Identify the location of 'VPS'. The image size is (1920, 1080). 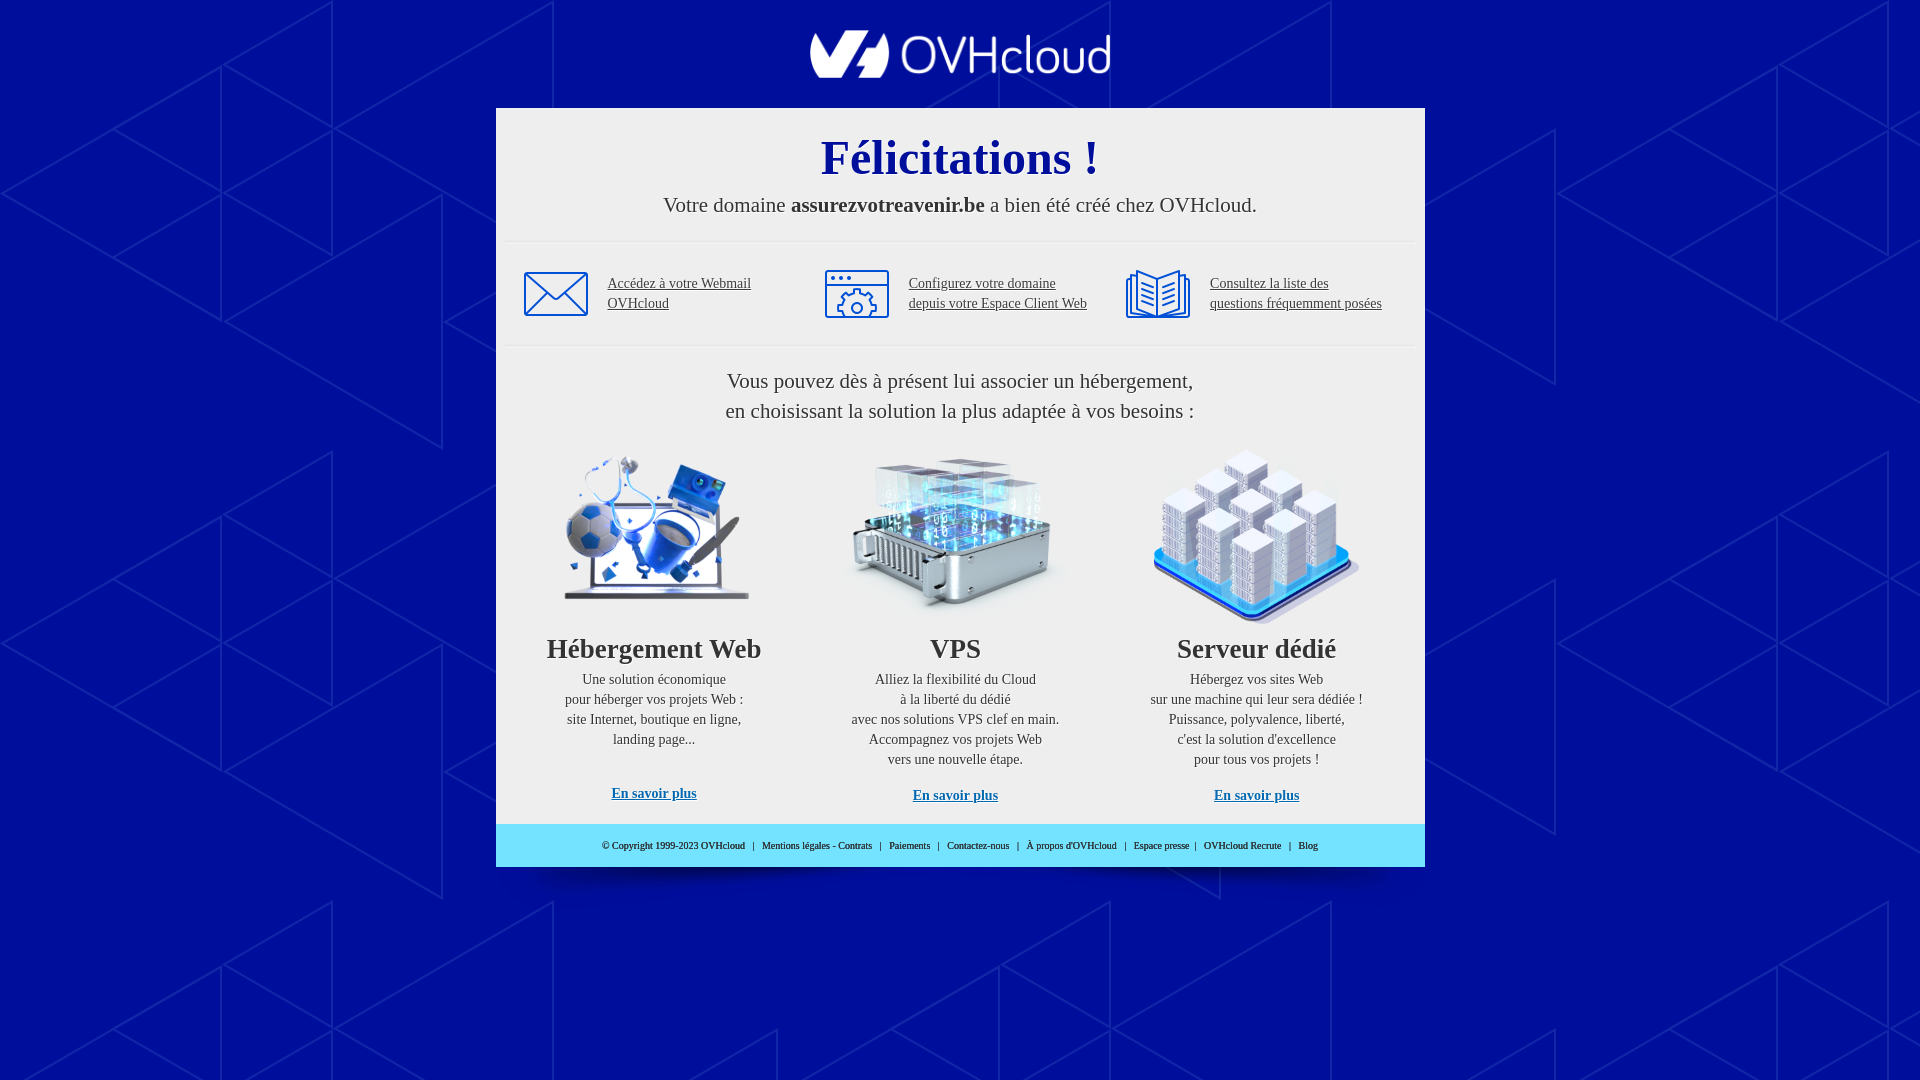
(954, 618).